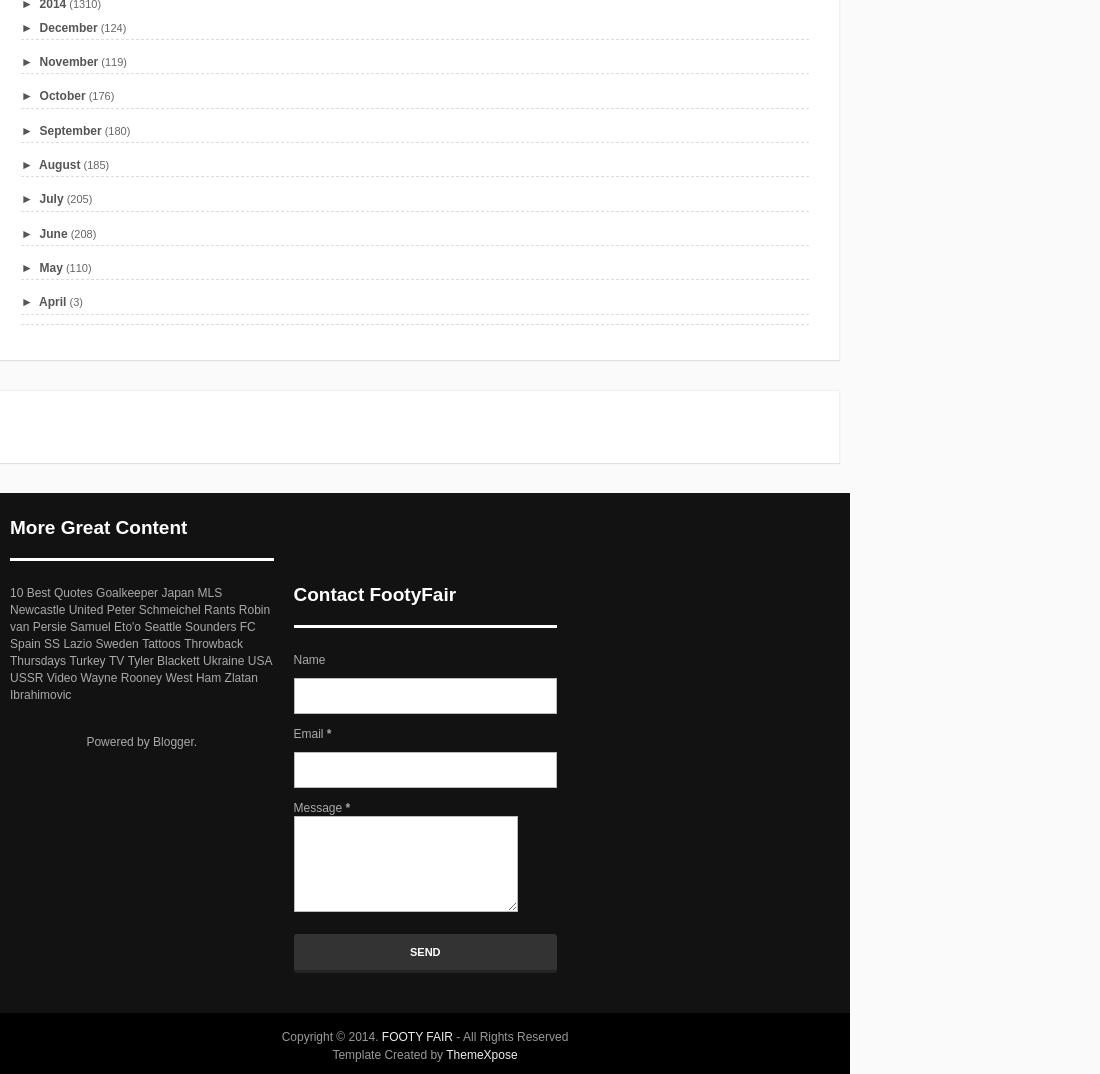 Image resolution: width=1100 pixels, height=1074 pixels. I want to click on 'Wayne Rooney', so click(121, 676).